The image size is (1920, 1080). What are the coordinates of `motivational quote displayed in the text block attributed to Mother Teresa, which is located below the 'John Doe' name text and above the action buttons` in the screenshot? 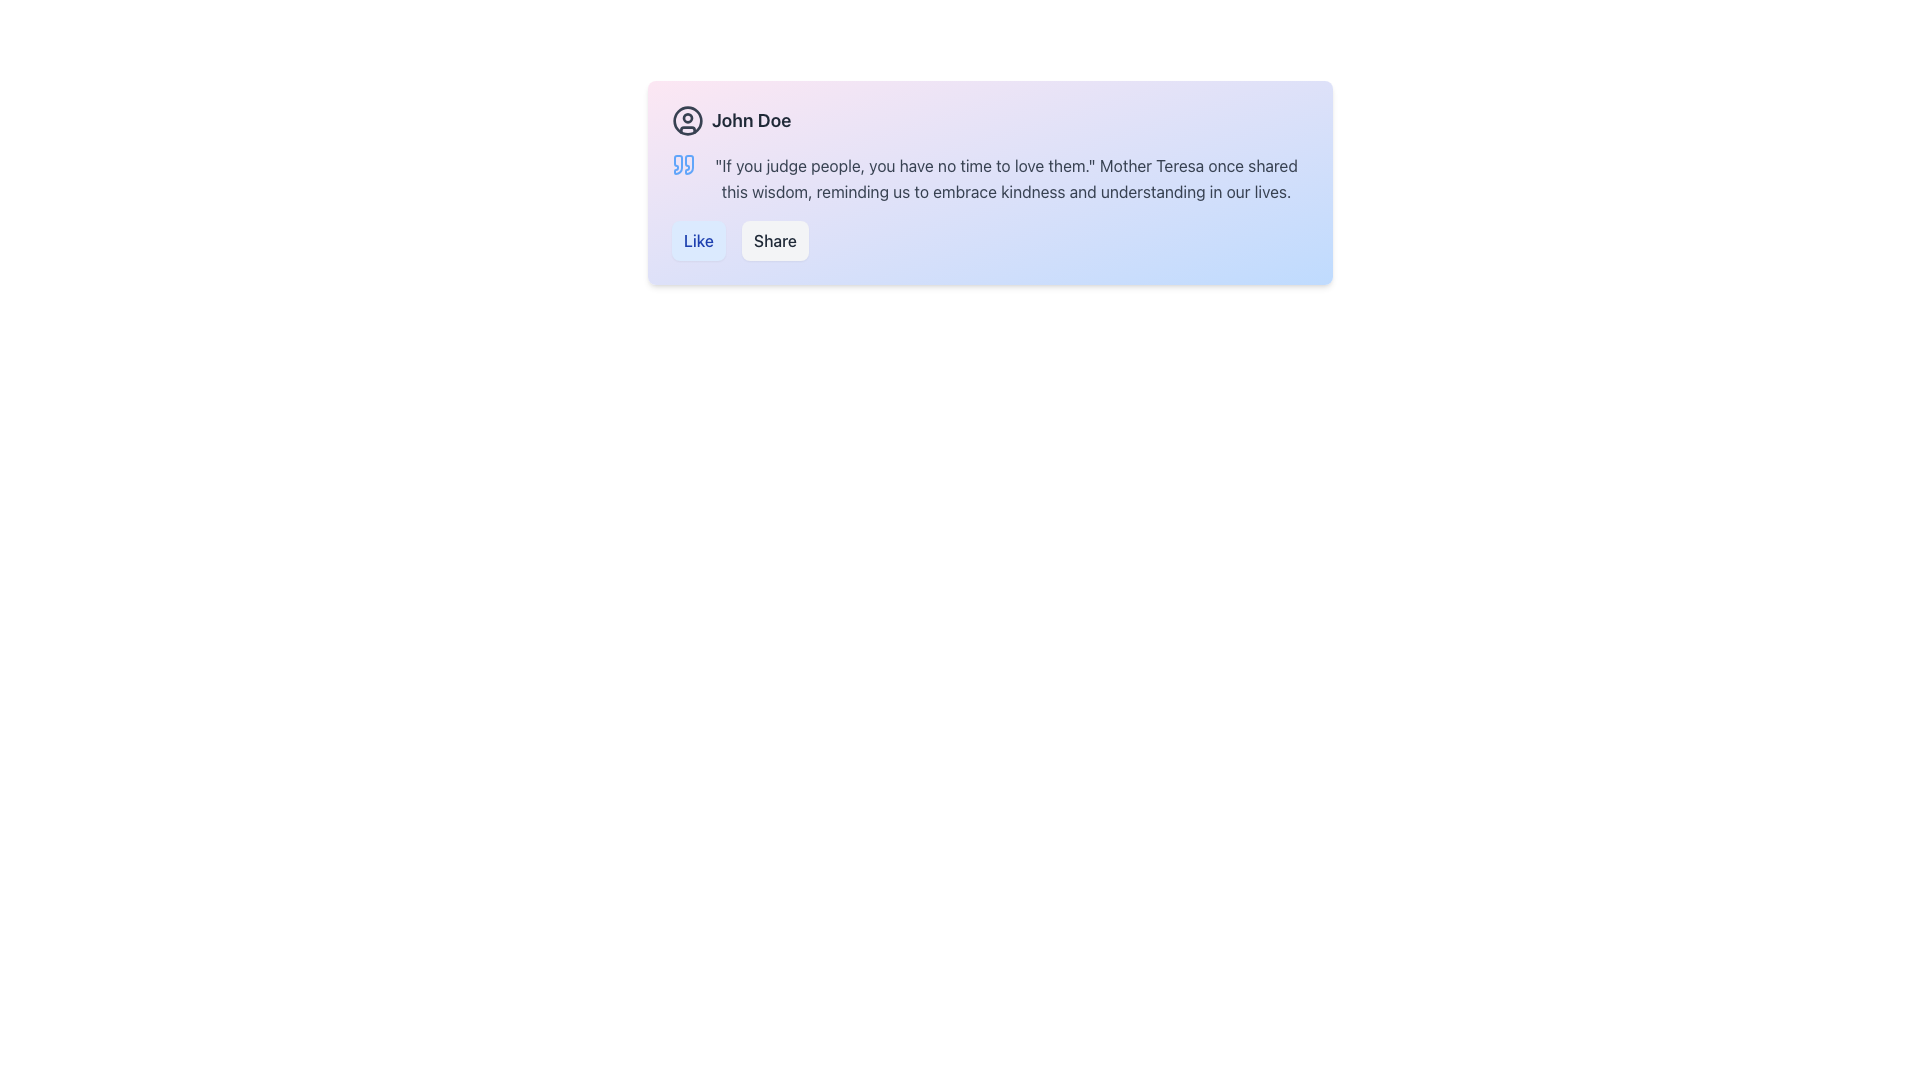 It's located at (990, 177).